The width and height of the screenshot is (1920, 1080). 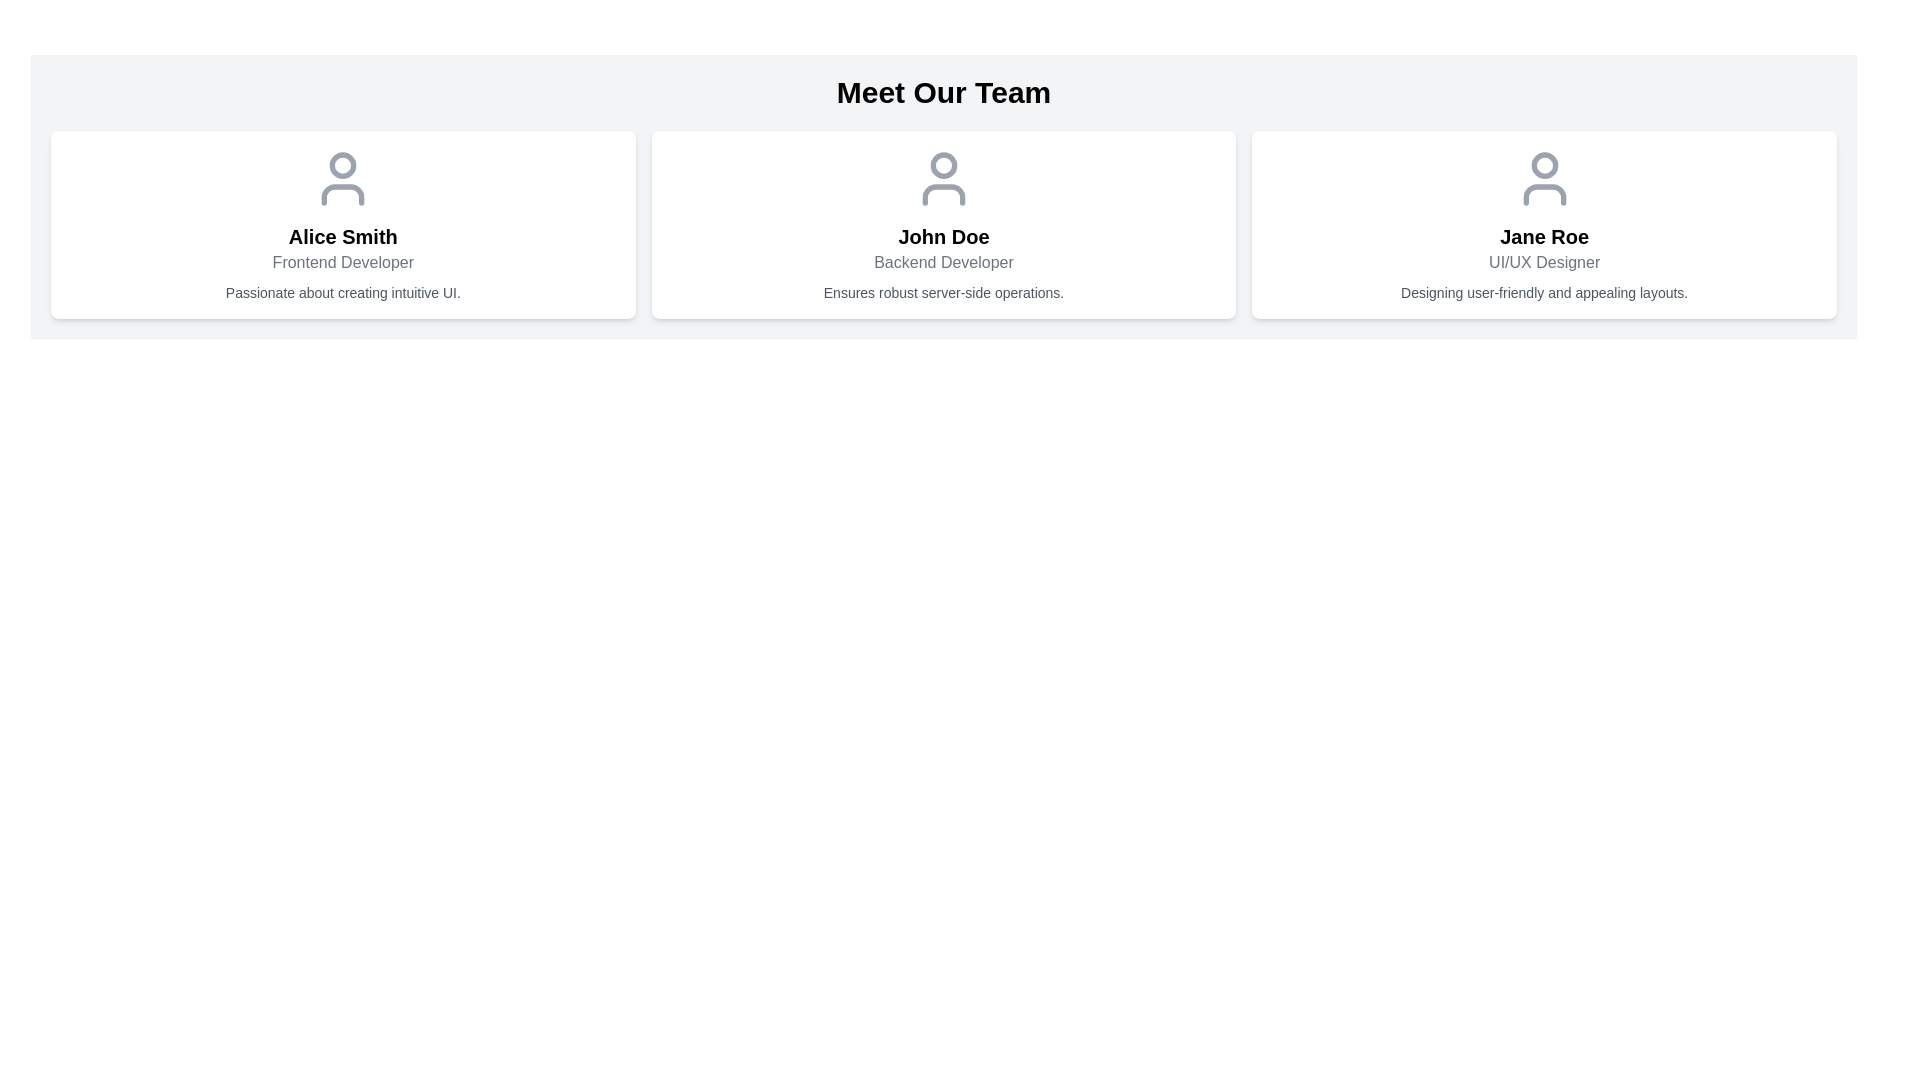 I want to click on the text label displaying 'Designing user-friendly and appealing layouts.' located beneath the job title 'UI/UX Designer' in the rightmost user card, so click(x=1543, y=293).